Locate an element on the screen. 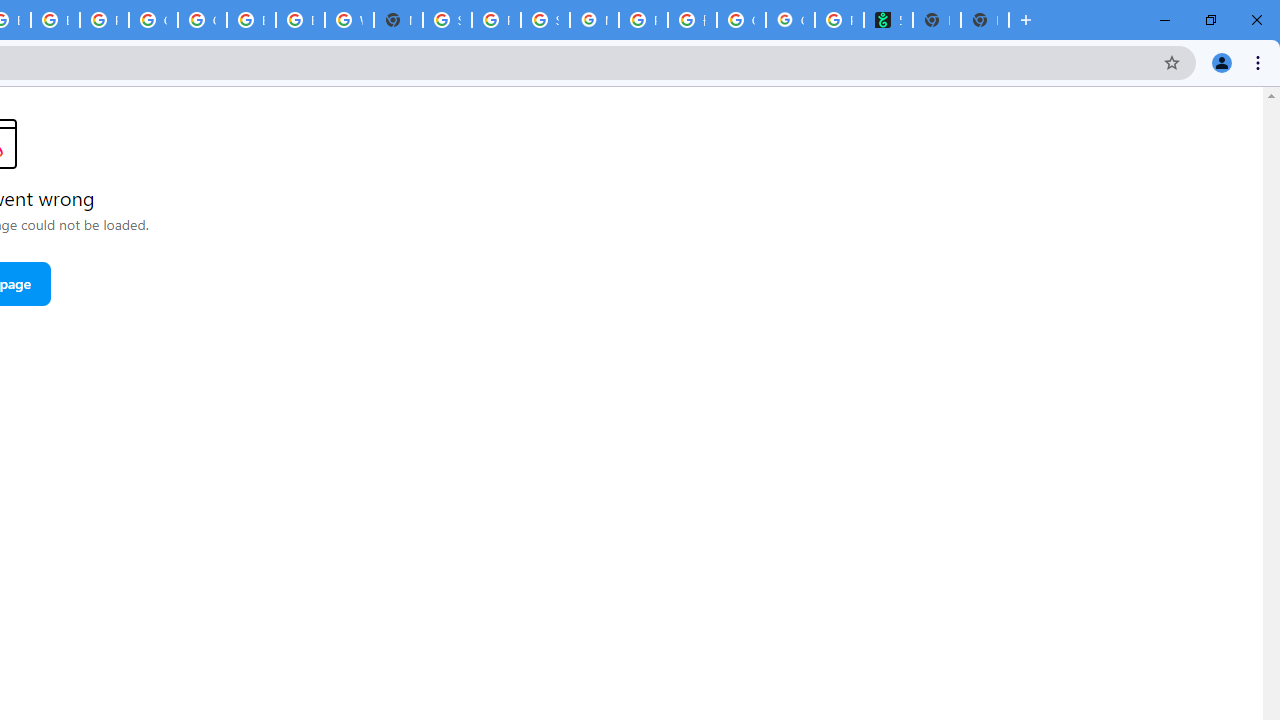  'New Tab' is located at coordinates (984, 20).